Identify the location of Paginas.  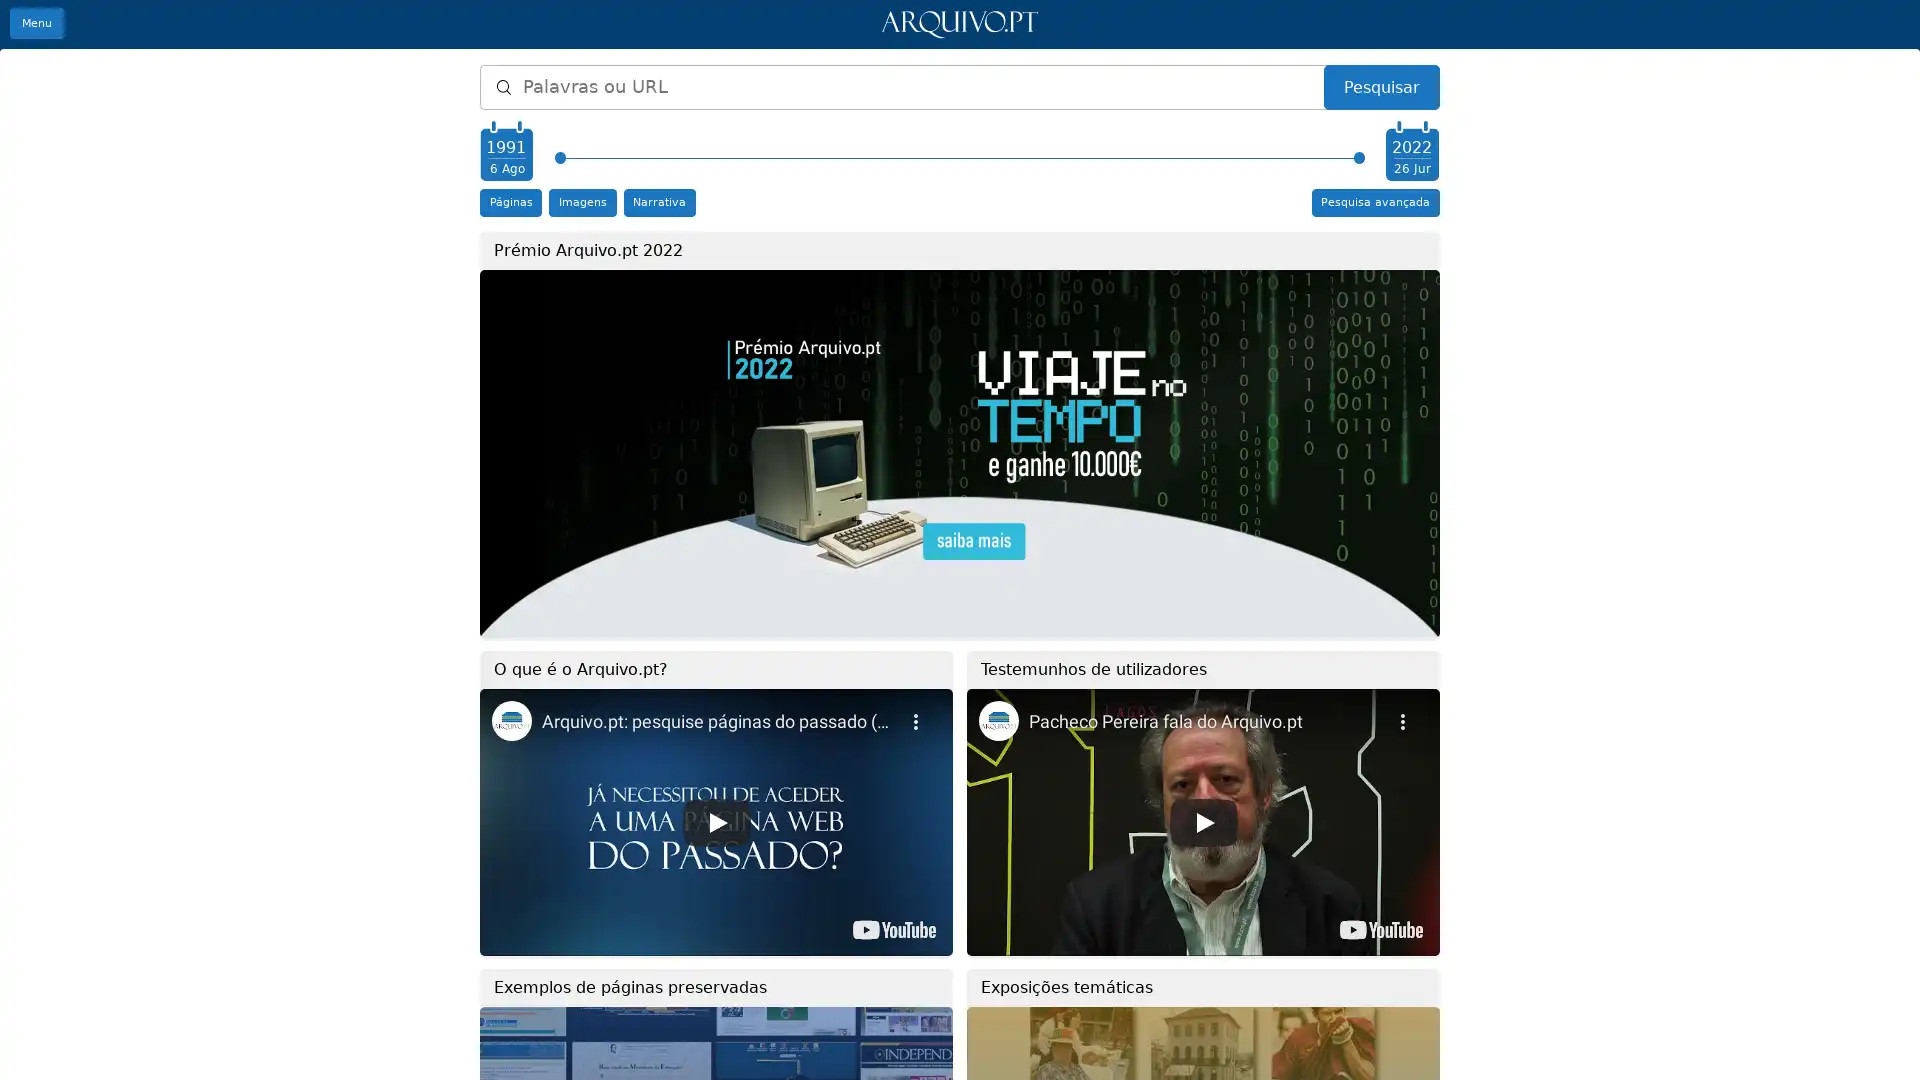
(510, 202).